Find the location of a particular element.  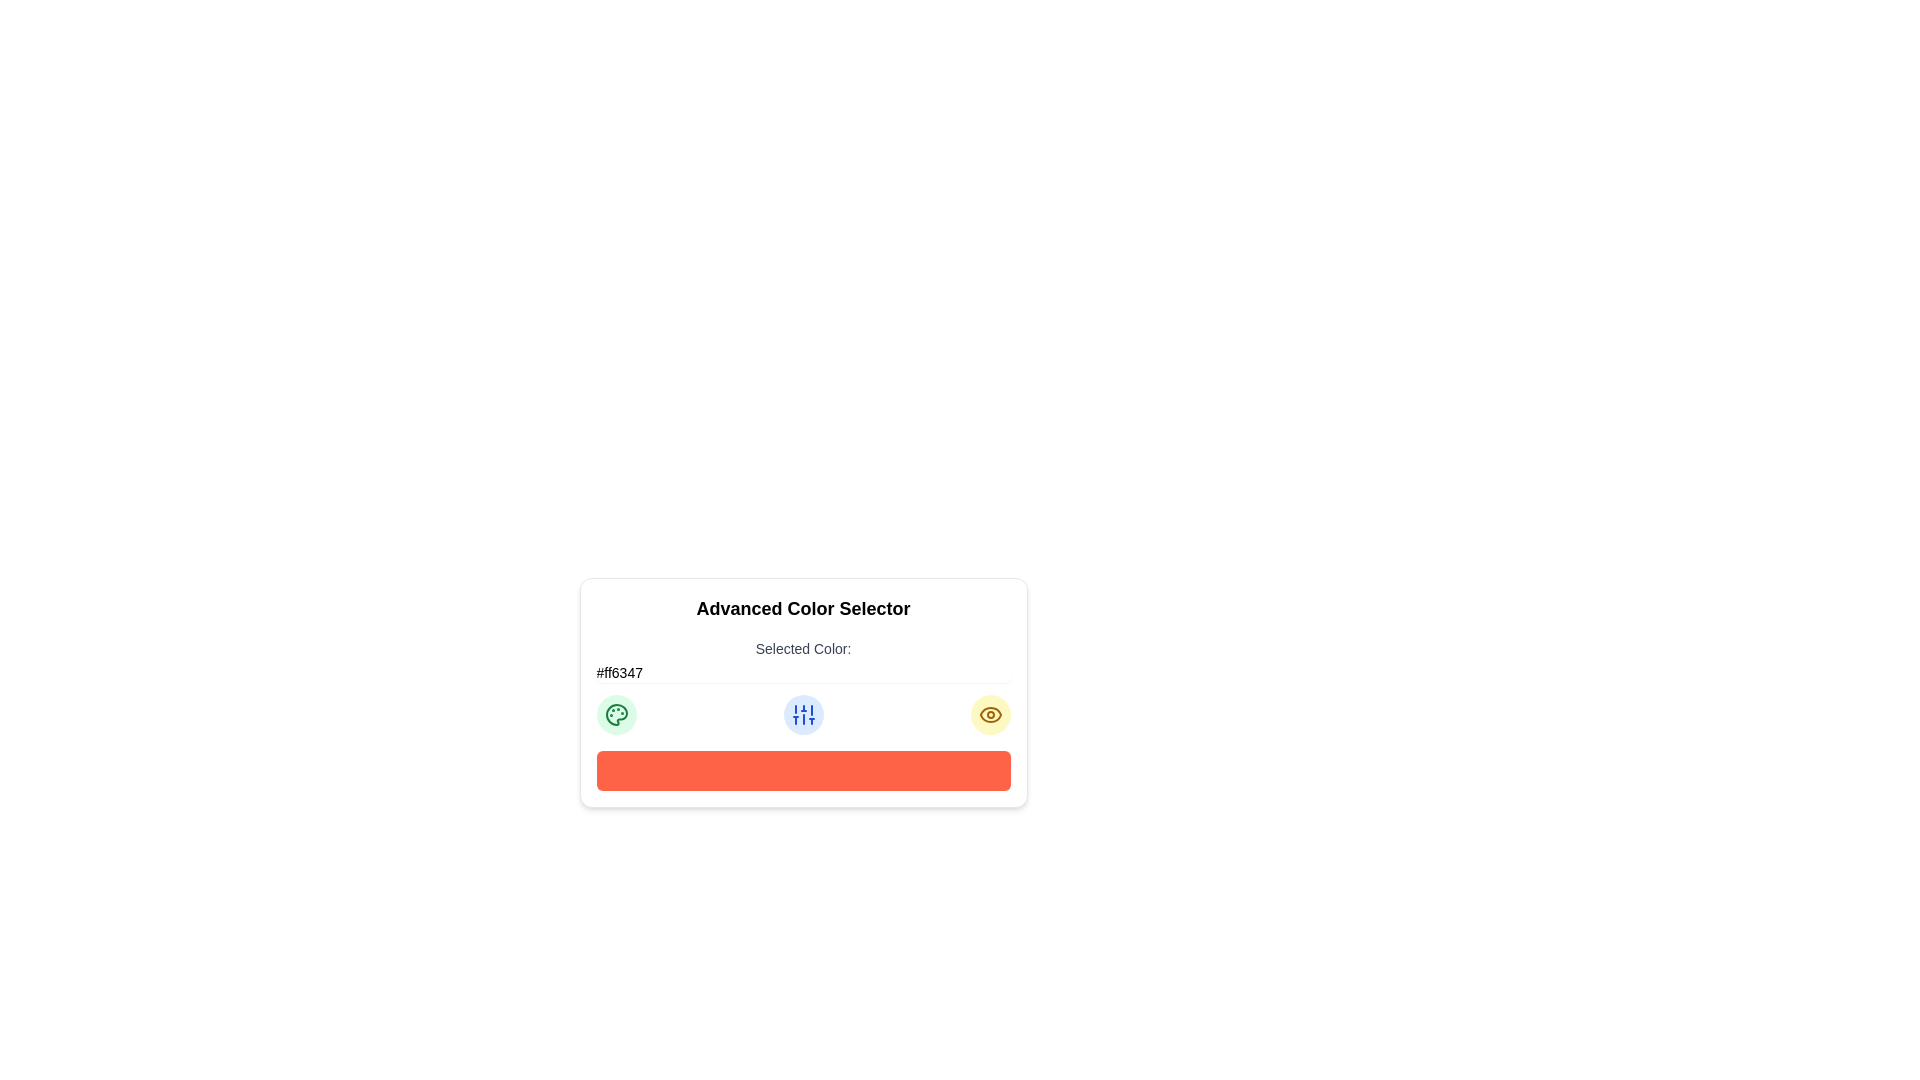

the vertical sliders icon button, which is styled in blue and located in the center among three icons below the 'Selected Color' text in the inspector interface is located at coordinates (803, 713).